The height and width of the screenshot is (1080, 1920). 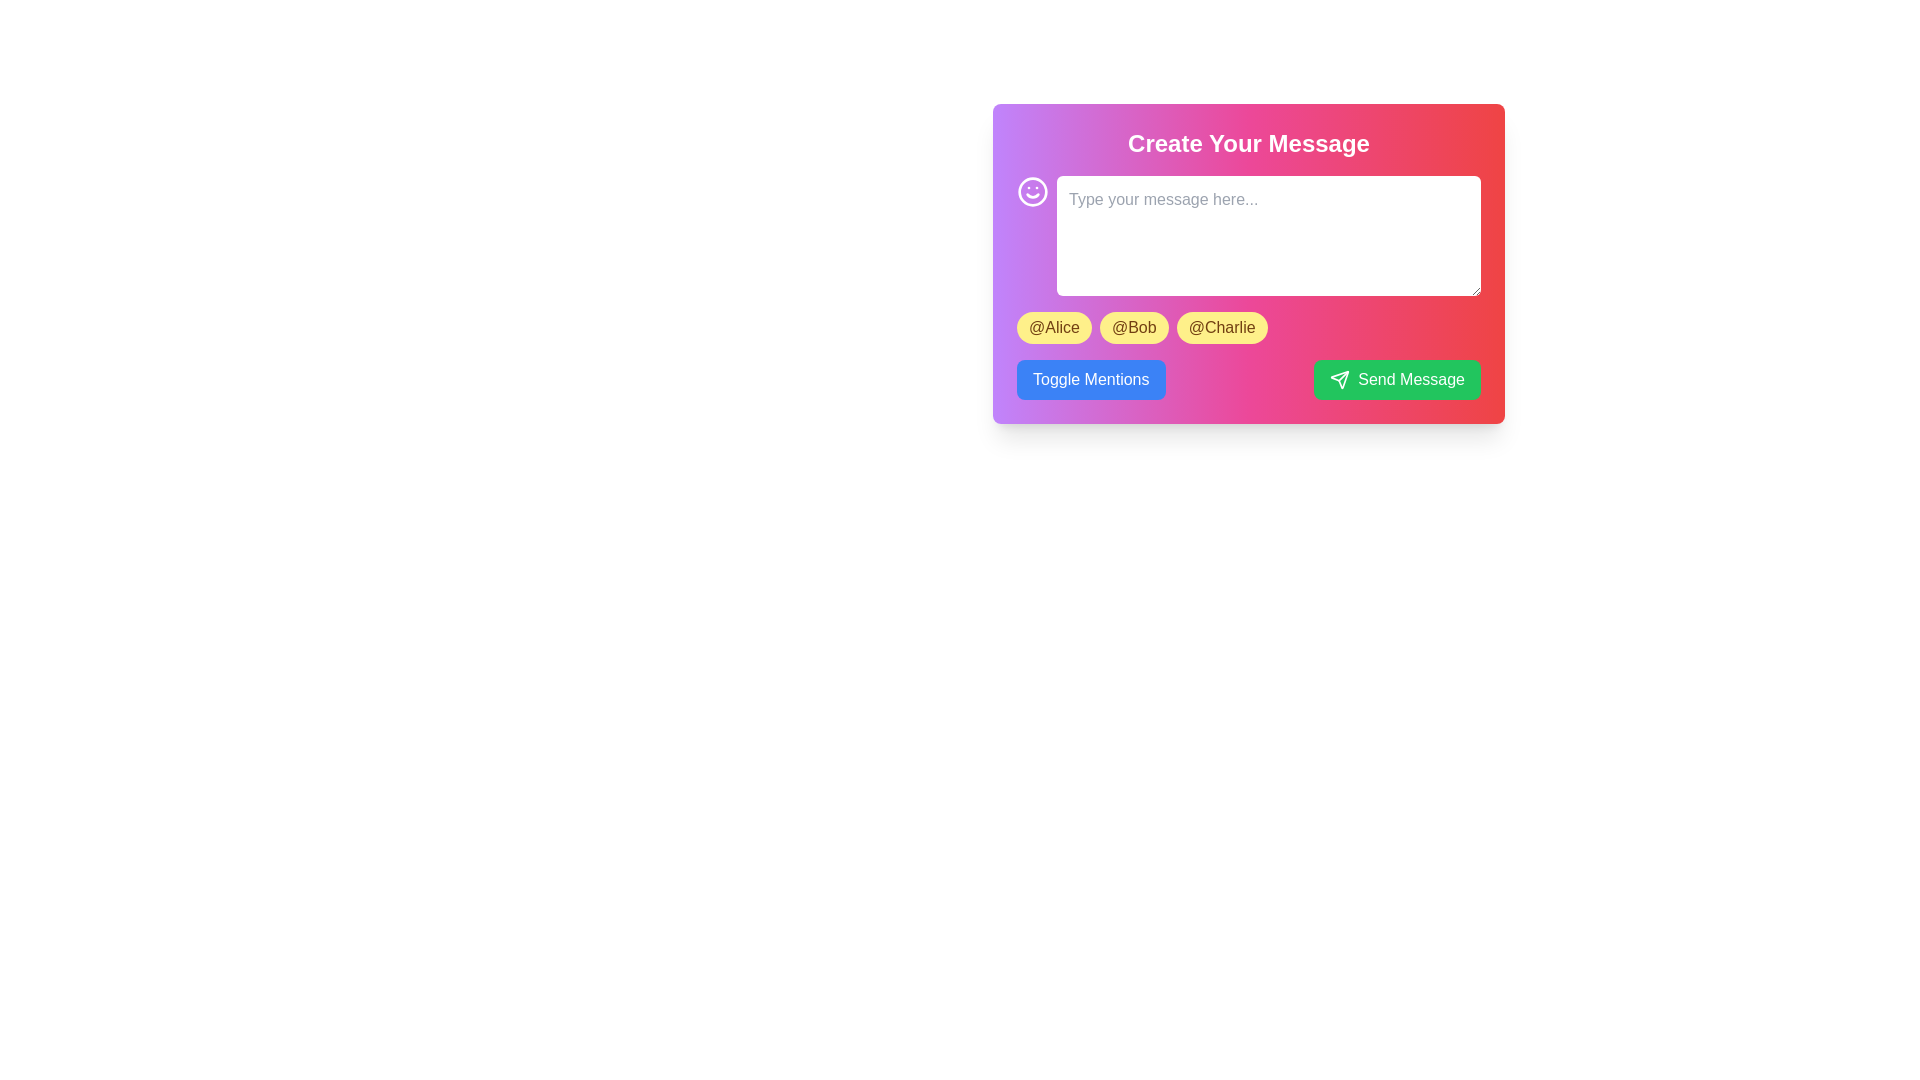 I want to click on the first pill-shaped button with a yellow background and the text '@Alice' in bold brown font, so click(x=1053, y=326).